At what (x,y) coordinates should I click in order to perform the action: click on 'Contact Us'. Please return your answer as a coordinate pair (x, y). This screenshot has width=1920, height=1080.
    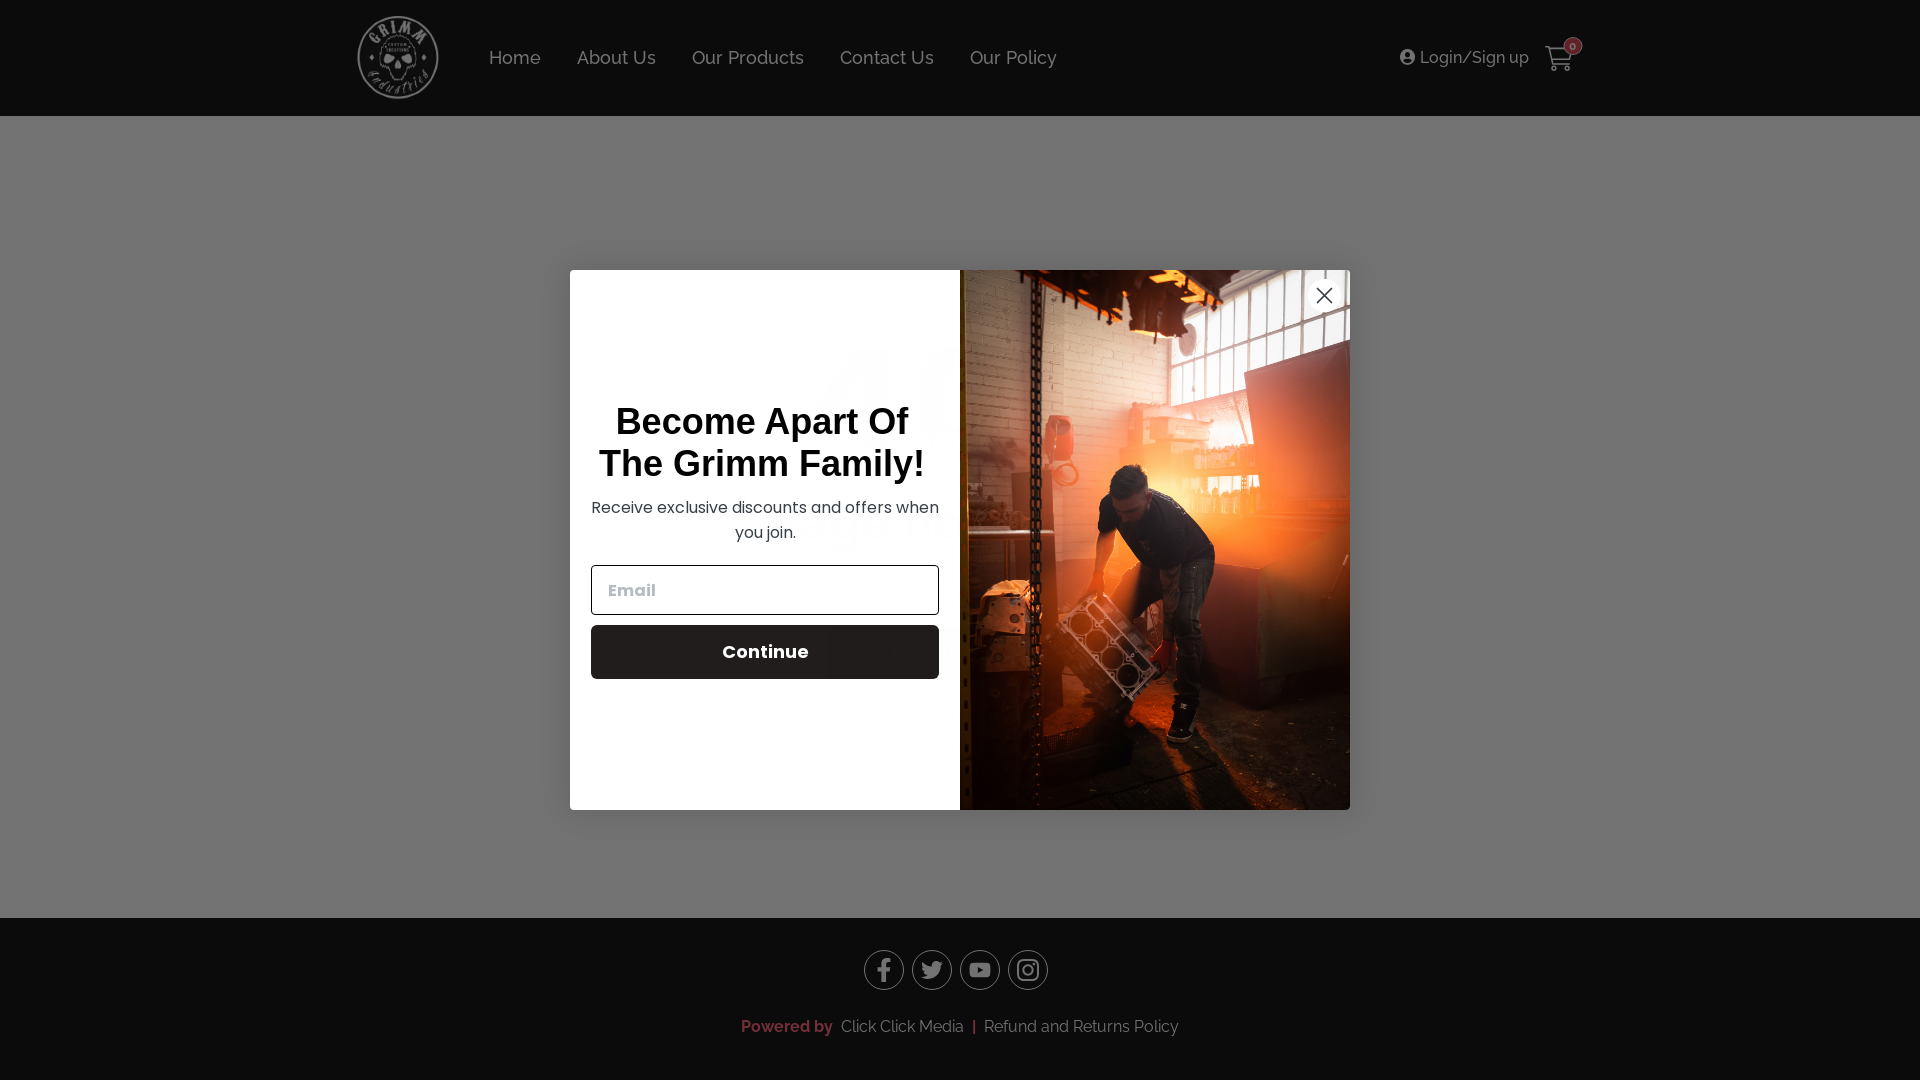
    Looking at the image, I should click on (886, 56).